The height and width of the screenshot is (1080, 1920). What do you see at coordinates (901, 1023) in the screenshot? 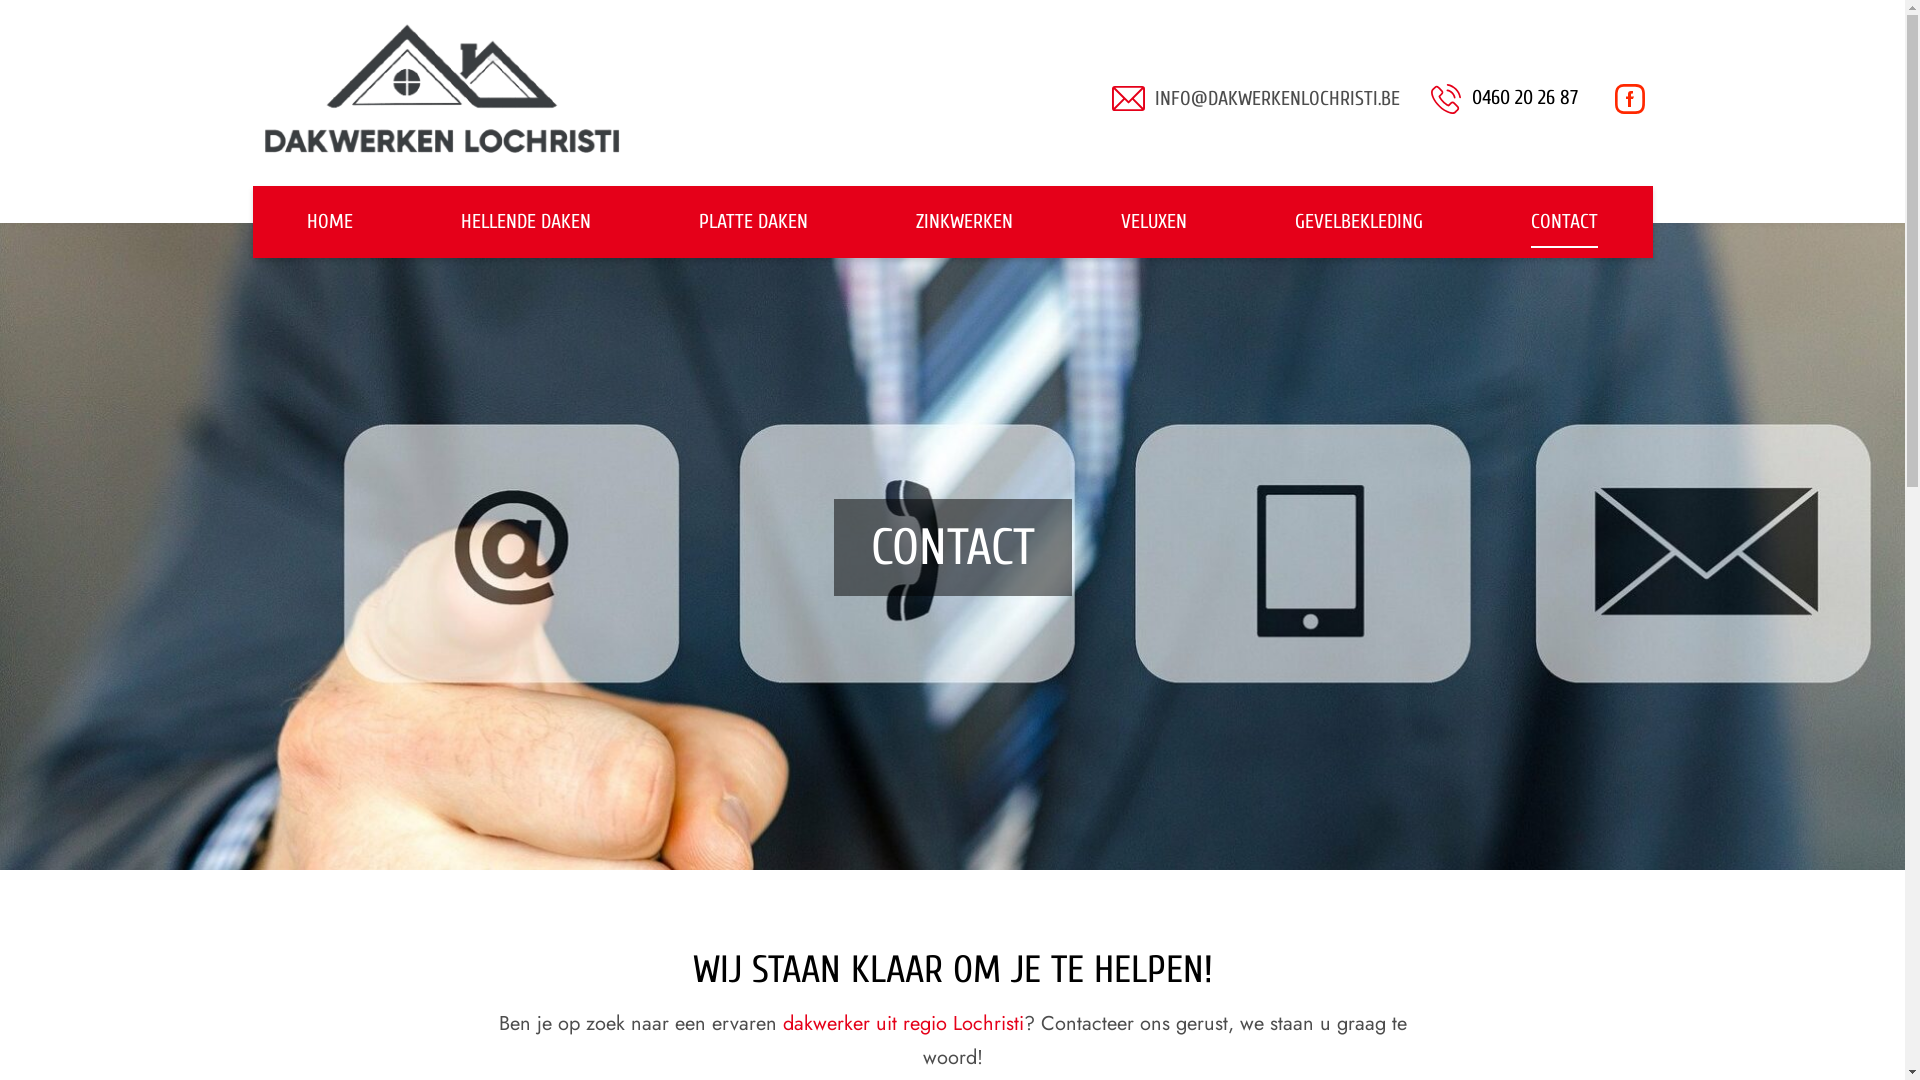
I see `'dakwerker uit regio Lochristi'` at bounding box center [901, 1023].